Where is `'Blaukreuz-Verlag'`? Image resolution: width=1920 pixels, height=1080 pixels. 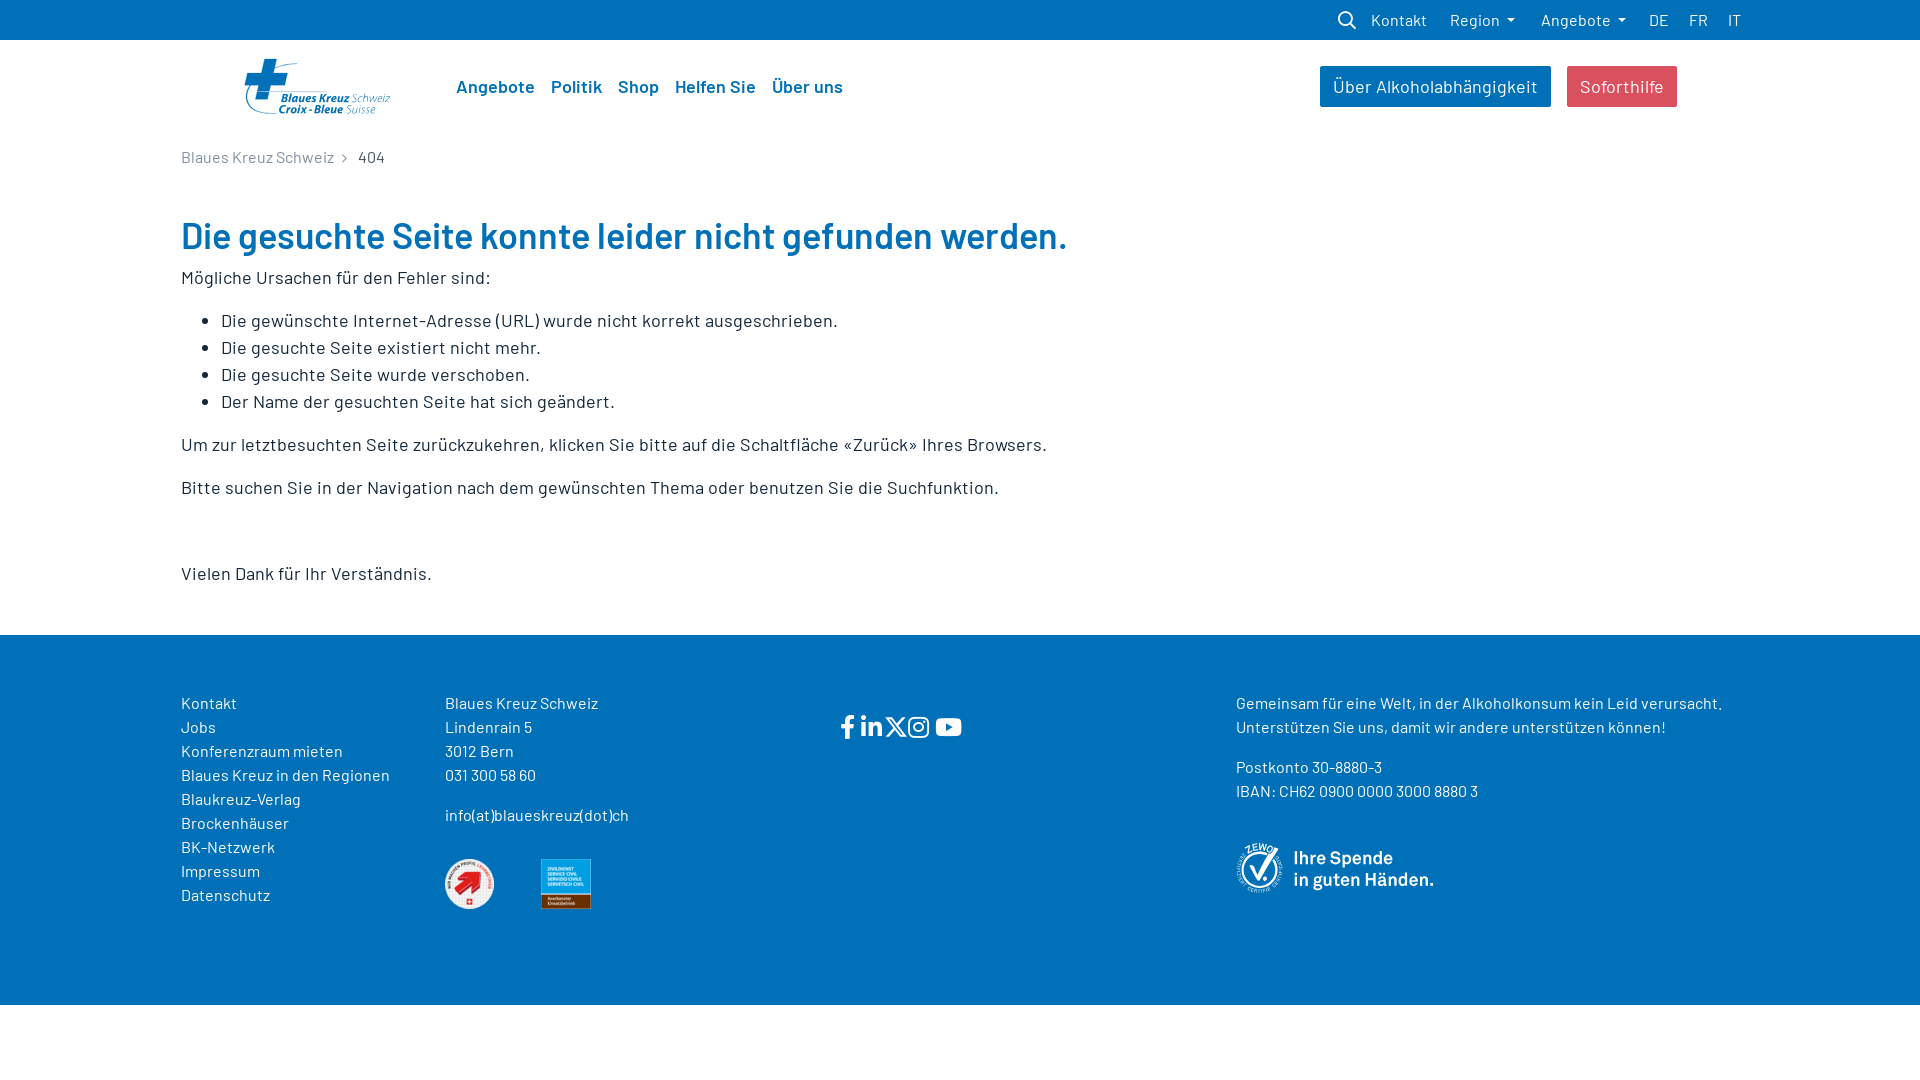
'Blaukreuz-Verlag' is located at coordinates (240, 797).